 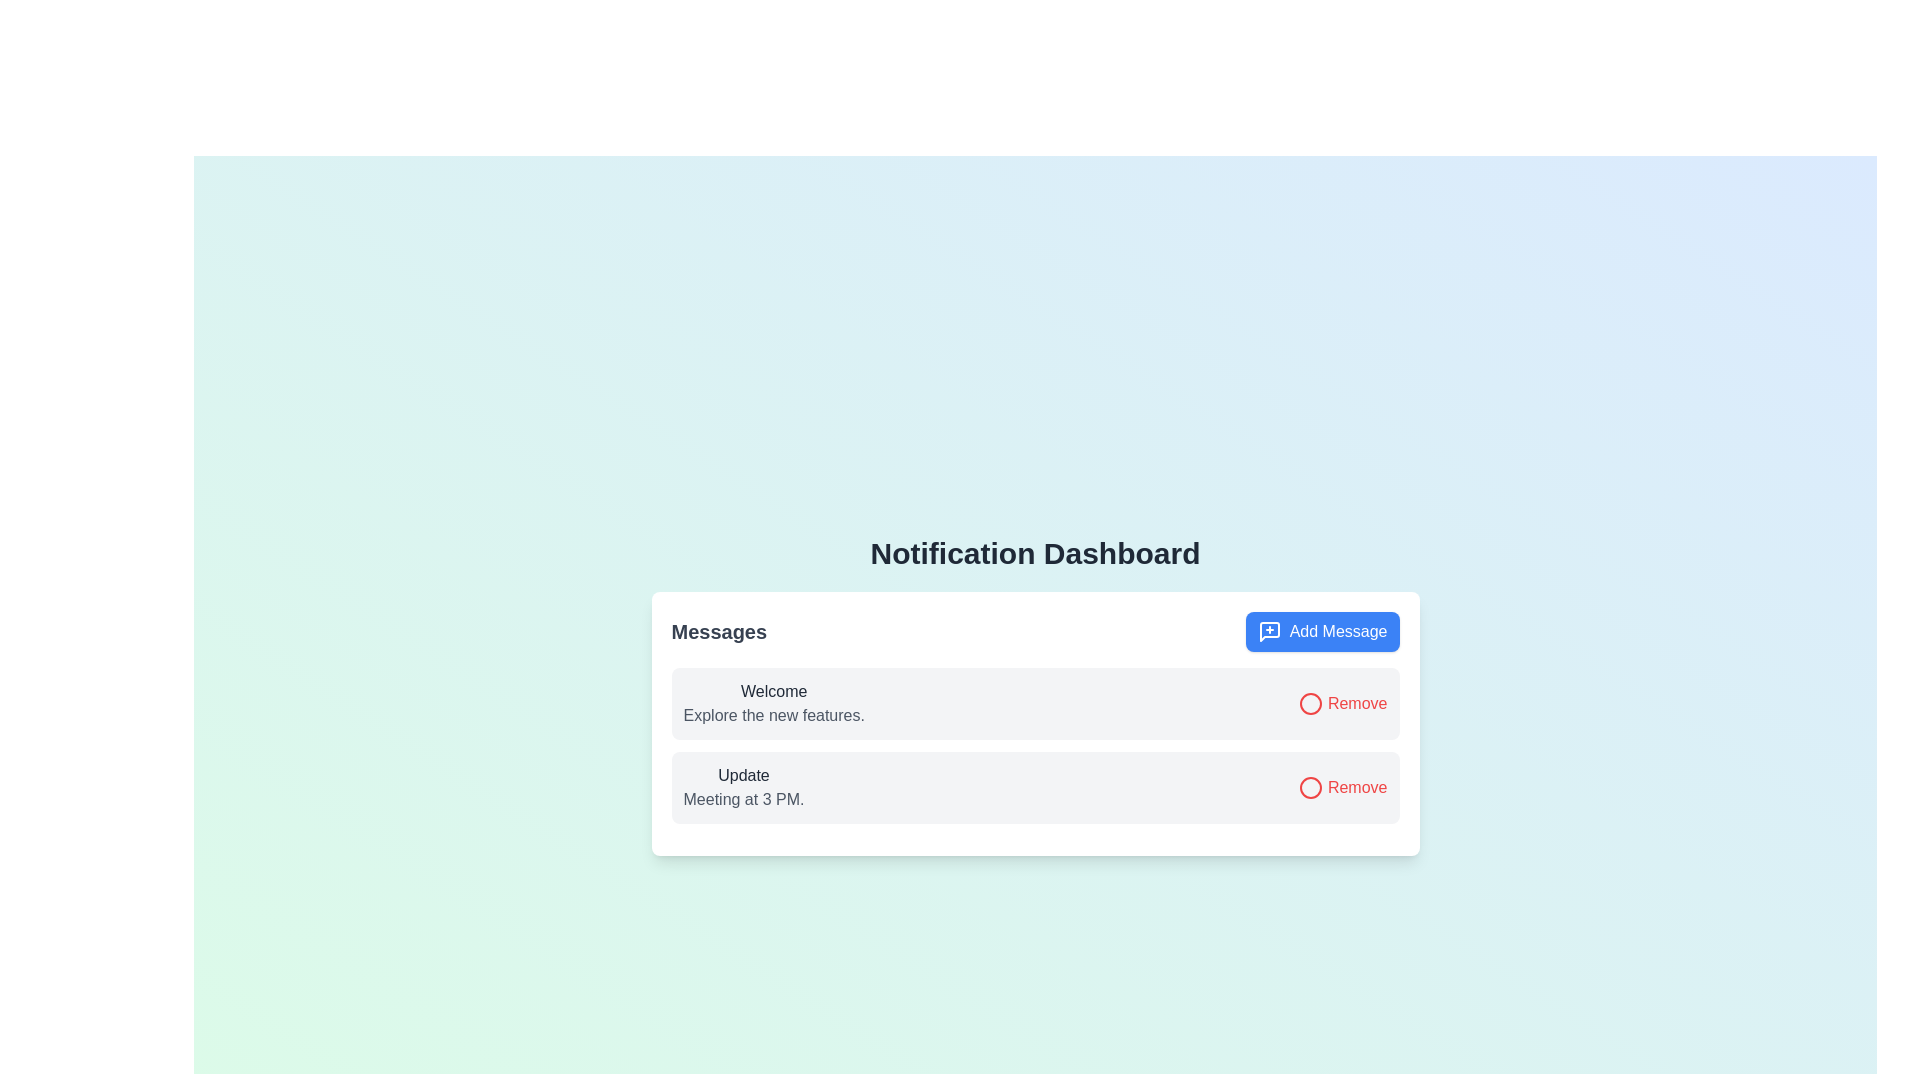 What do you see at coordinates (1322, 632) in the screenshot?
I see `the 'Add Message' button located on the right side of the 'Messages' section` at bounding box center [1322, 632].